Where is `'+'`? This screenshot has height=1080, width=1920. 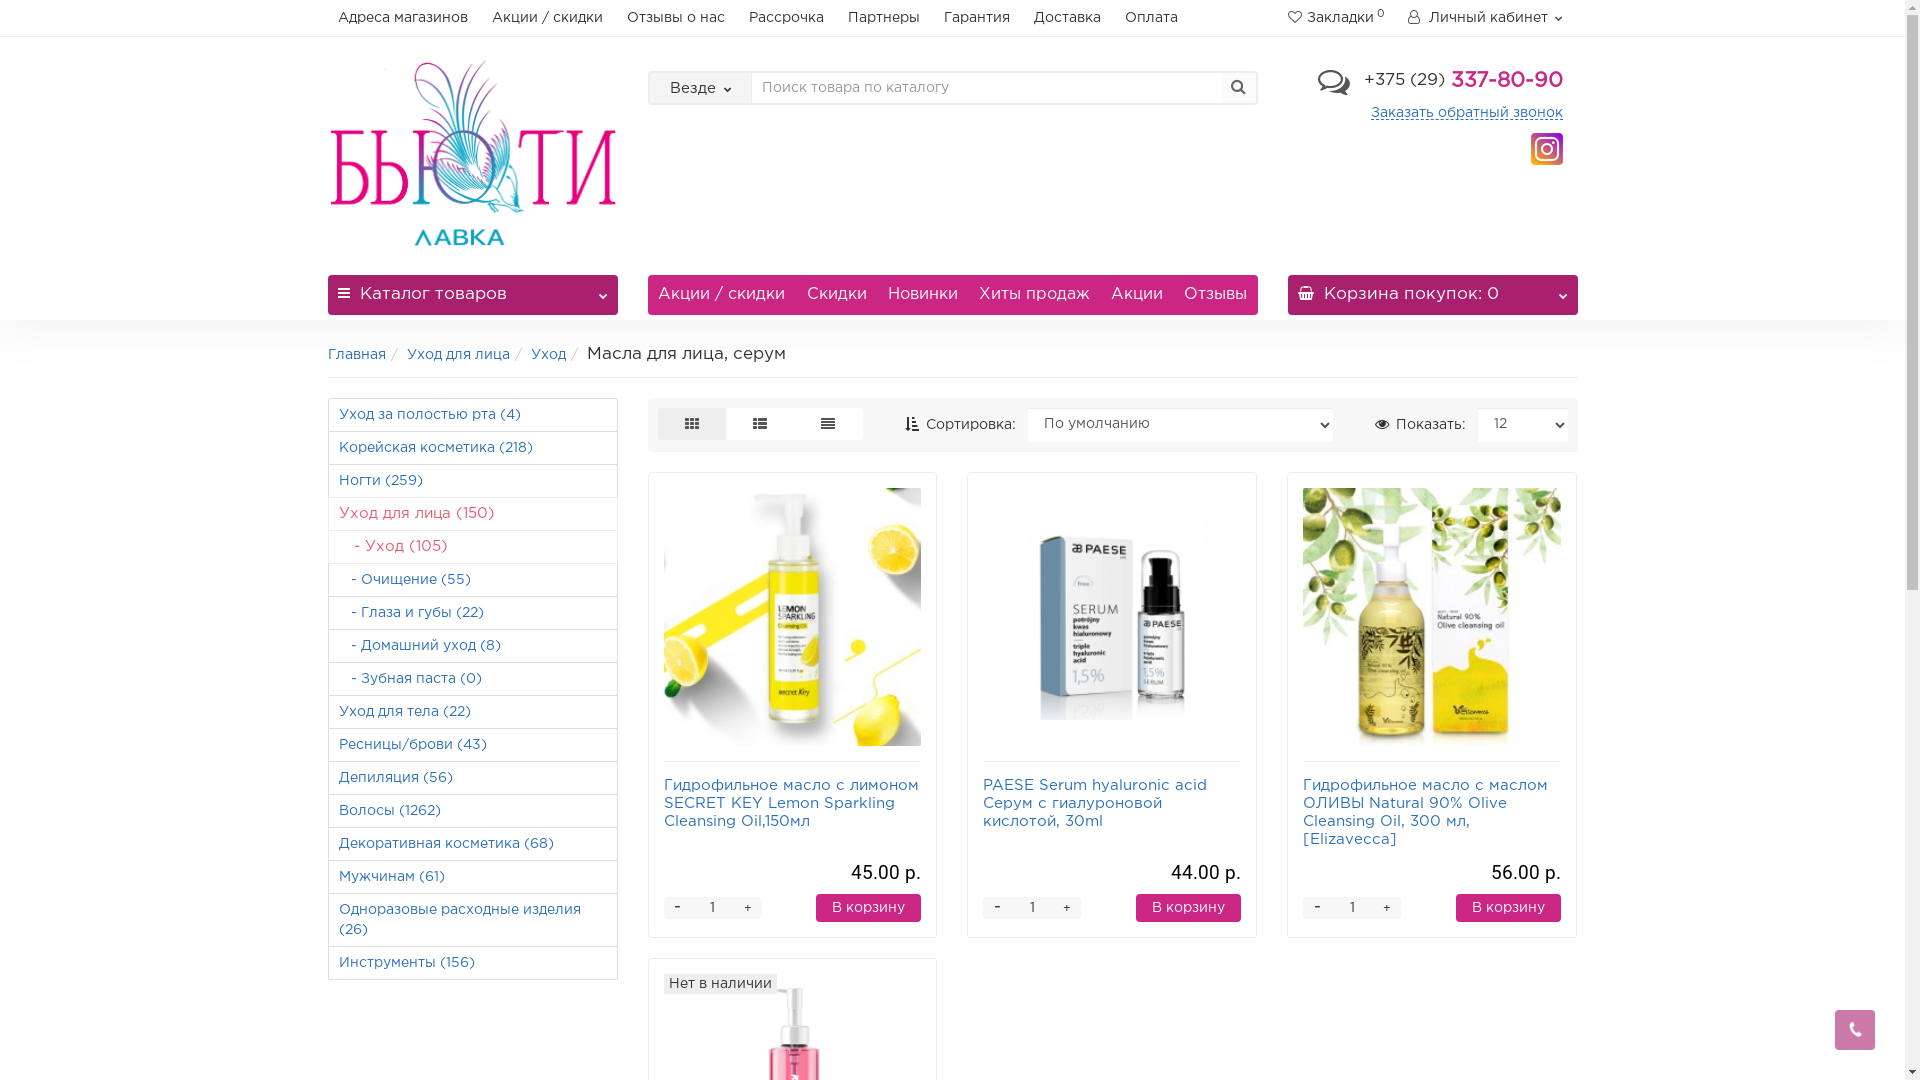
'+' is located at coordinates (746, 907).